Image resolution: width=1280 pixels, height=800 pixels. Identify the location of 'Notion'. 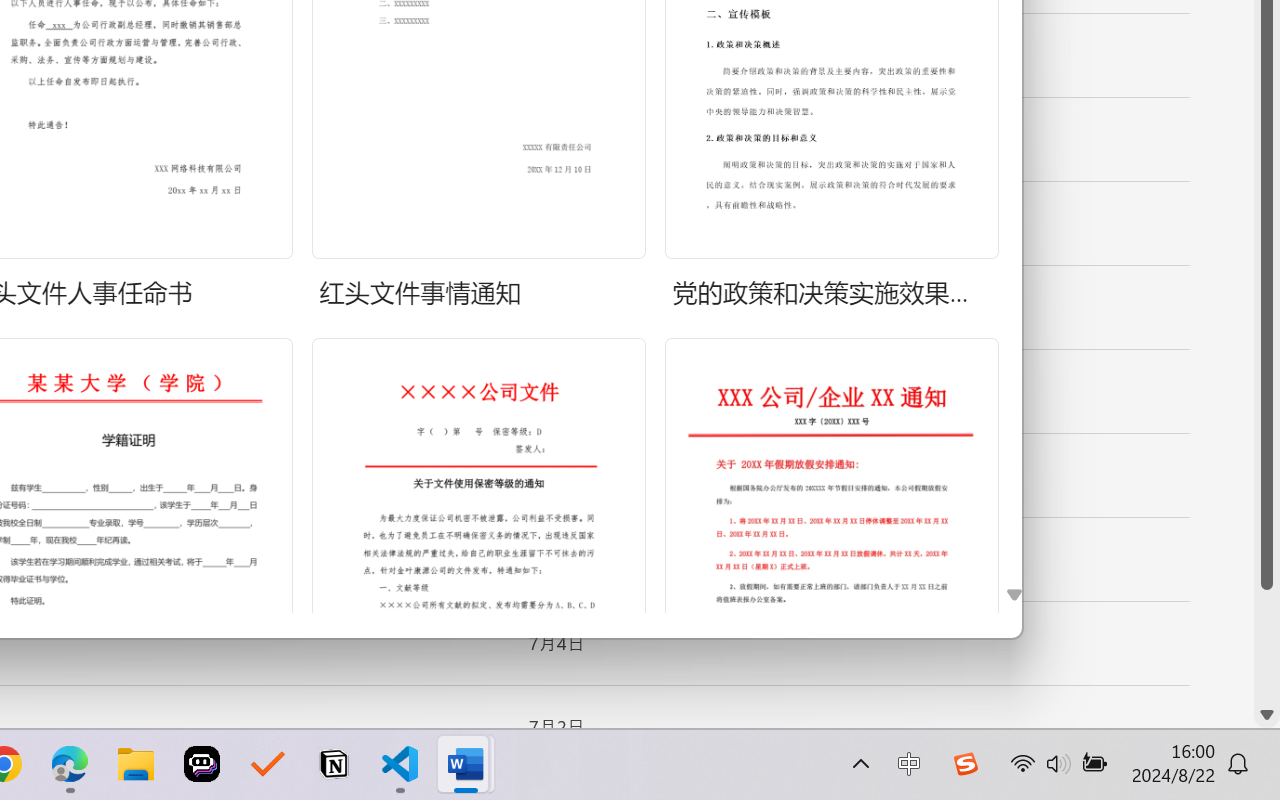
(334, 764).